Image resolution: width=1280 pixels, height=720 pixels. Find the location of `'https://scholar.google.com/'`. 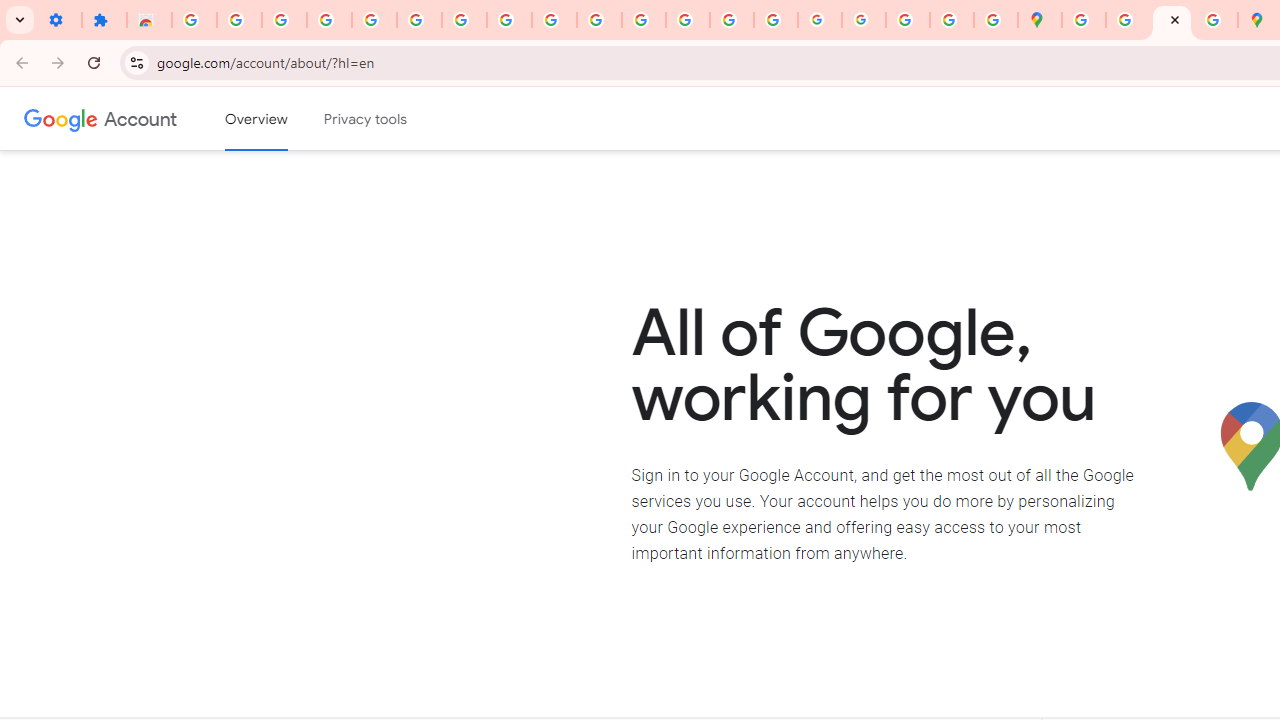

'https://scholar.google.com/' is located at coordinates (643, 20).